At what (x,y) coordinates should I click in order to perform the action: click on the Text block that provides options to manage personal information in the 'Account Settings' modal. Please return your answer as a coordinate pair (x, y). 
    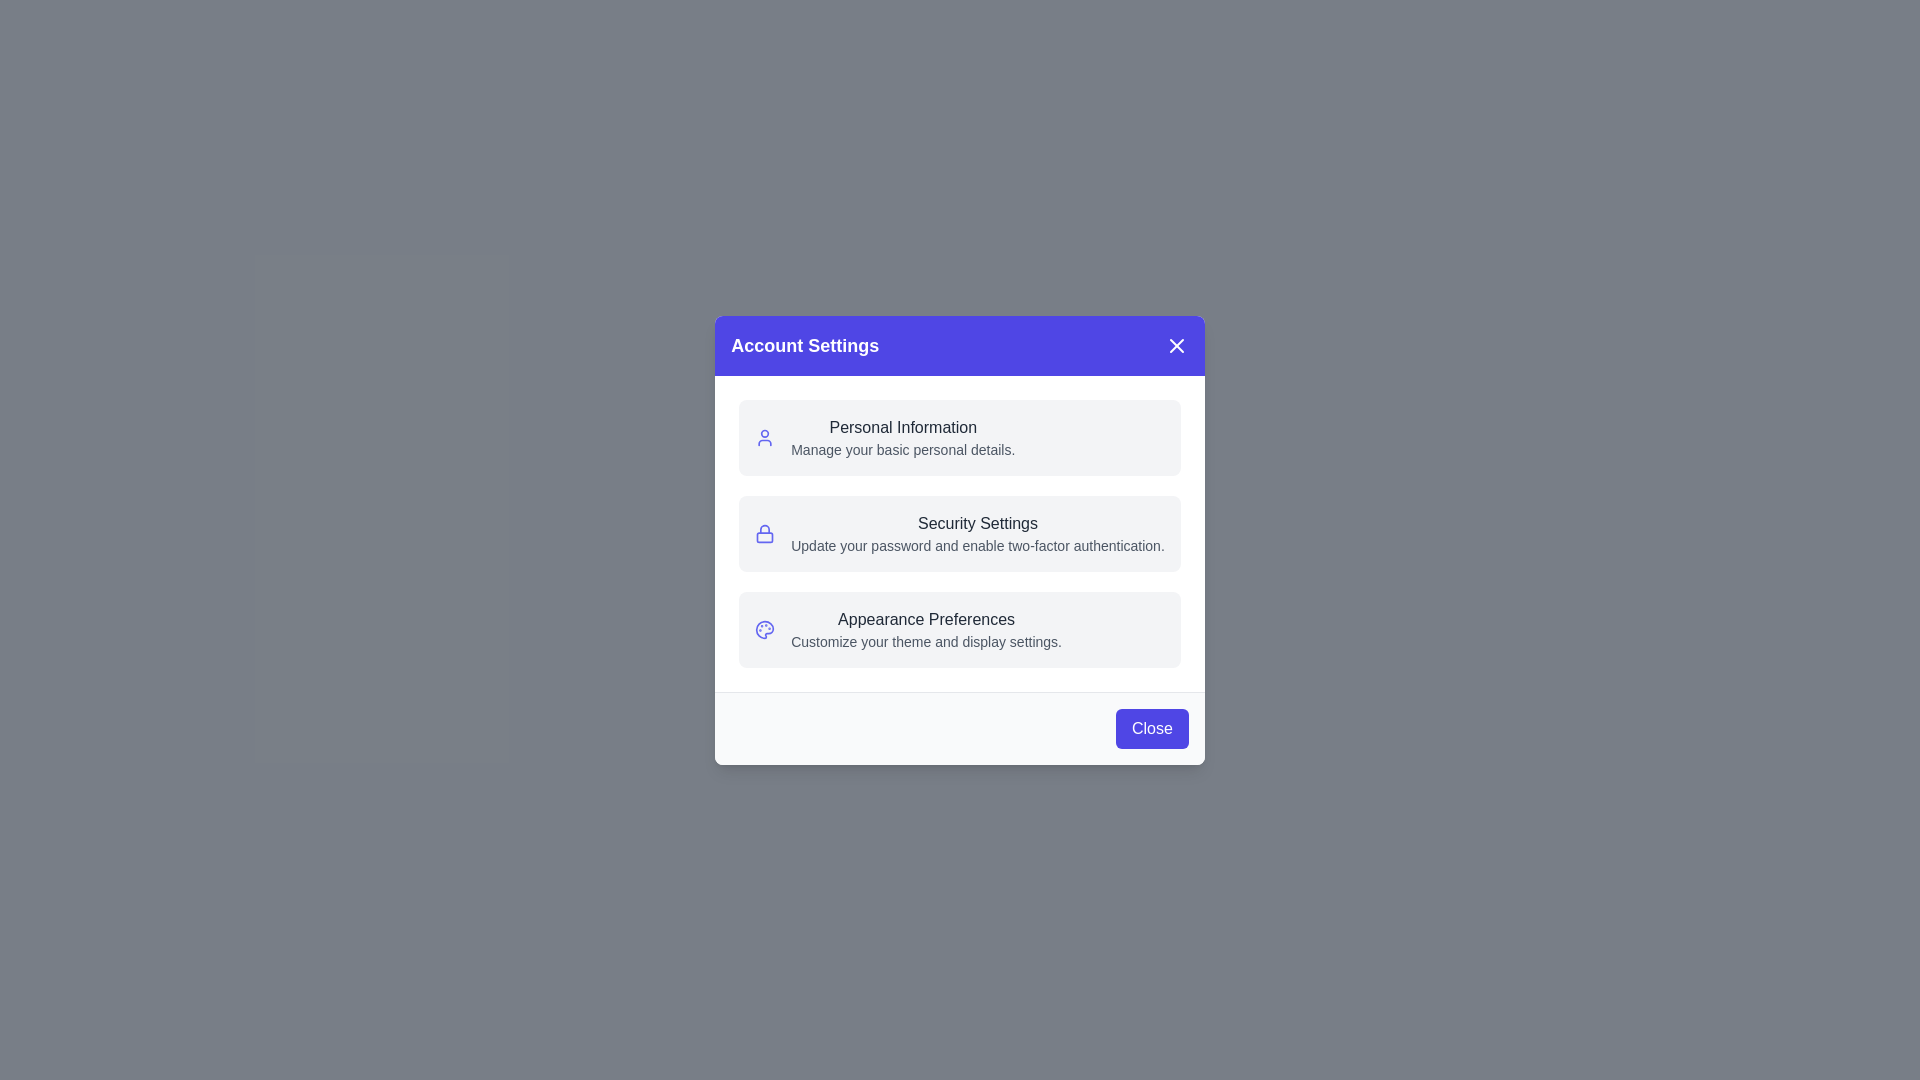
    Looking at the image, I should click on (902, 436).